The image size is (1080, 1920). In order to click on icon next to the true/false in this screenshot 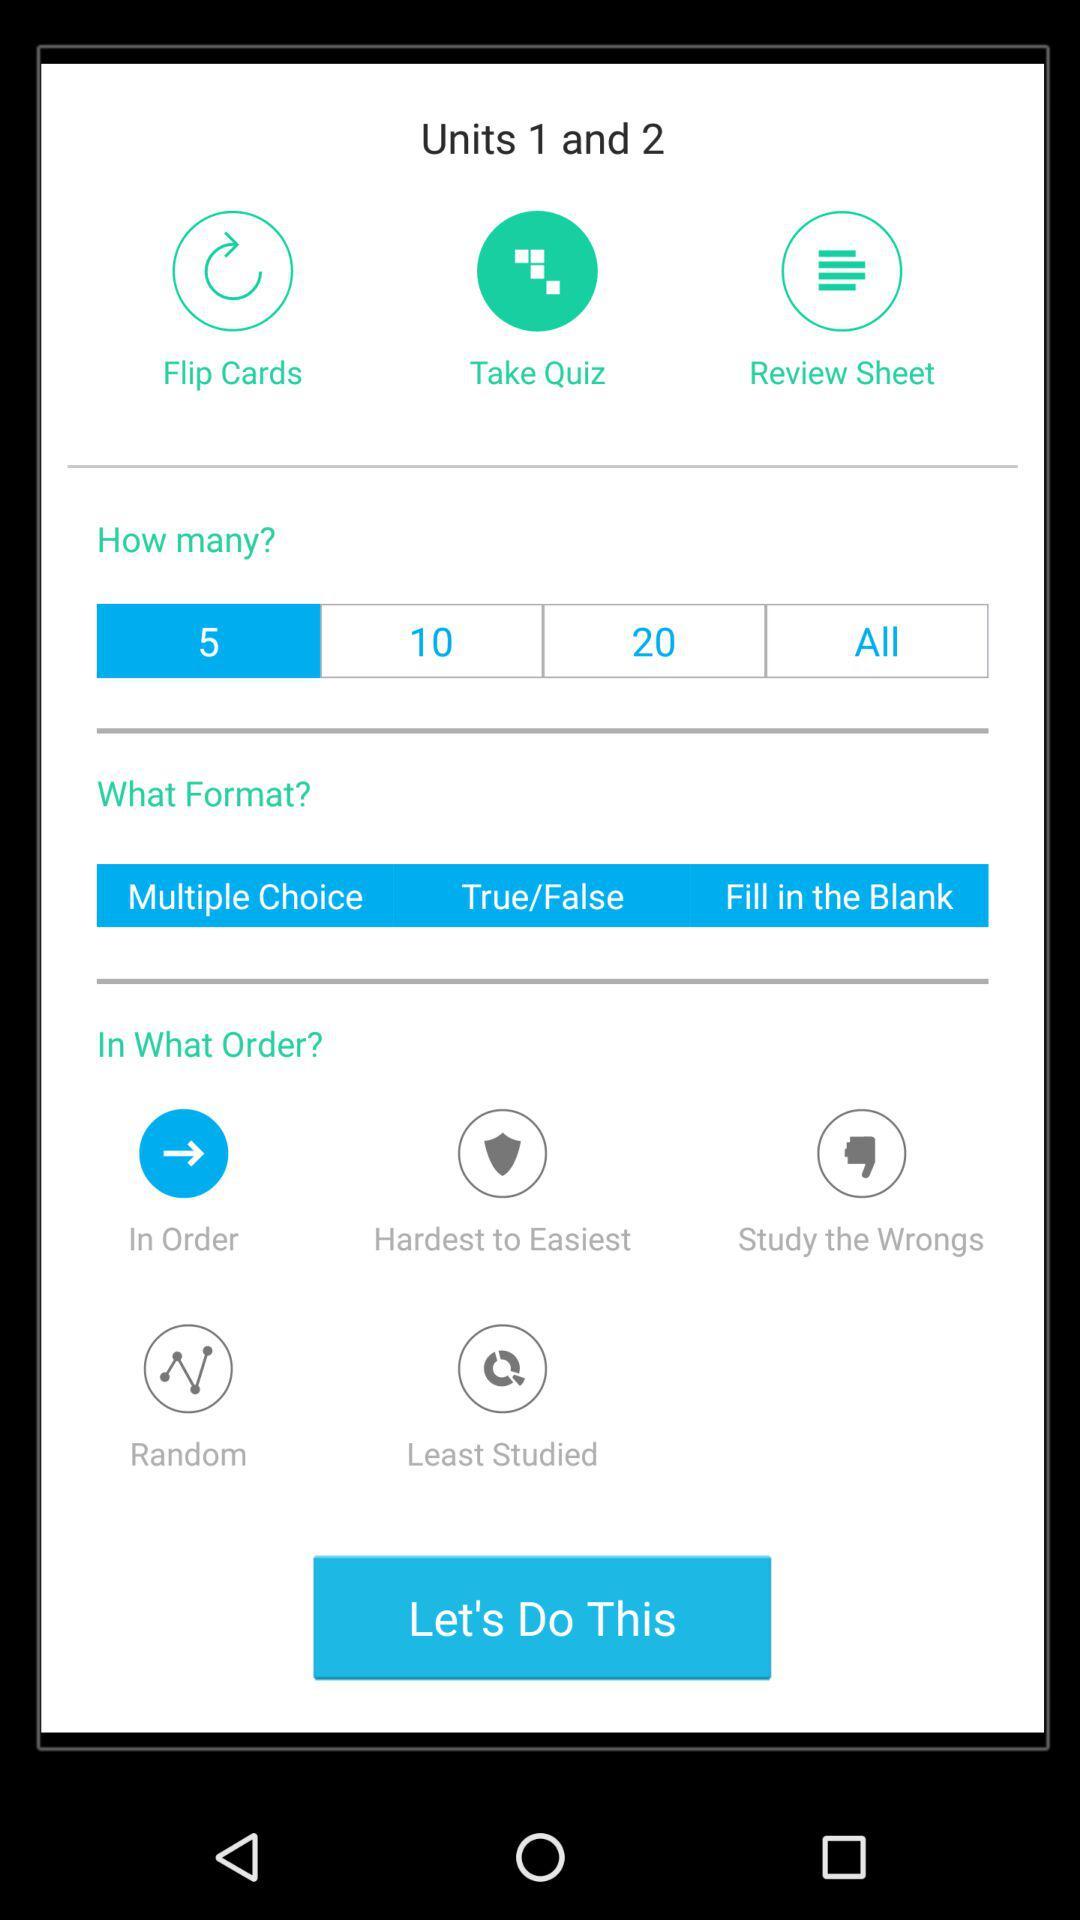, I will do `click(244, 894)`.